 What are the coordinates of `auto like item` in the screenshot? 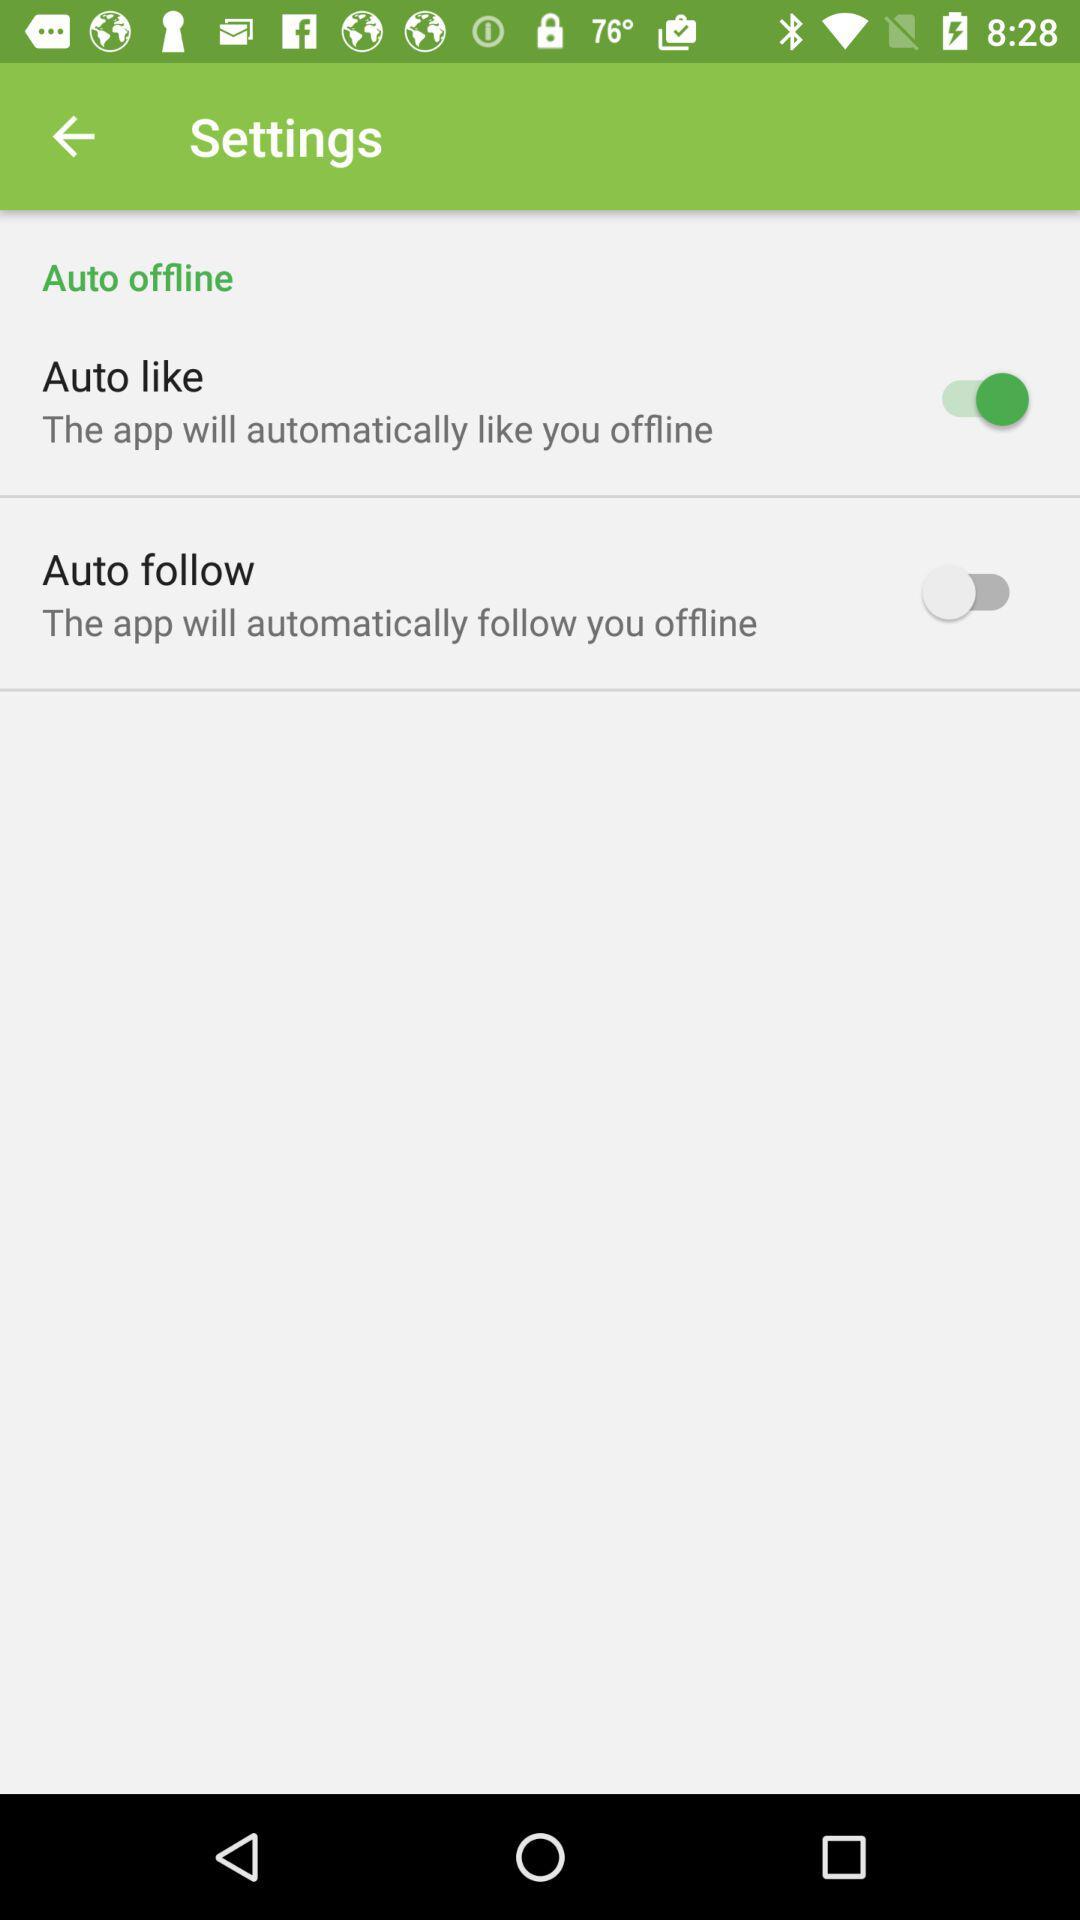 It's located at (123, 374).